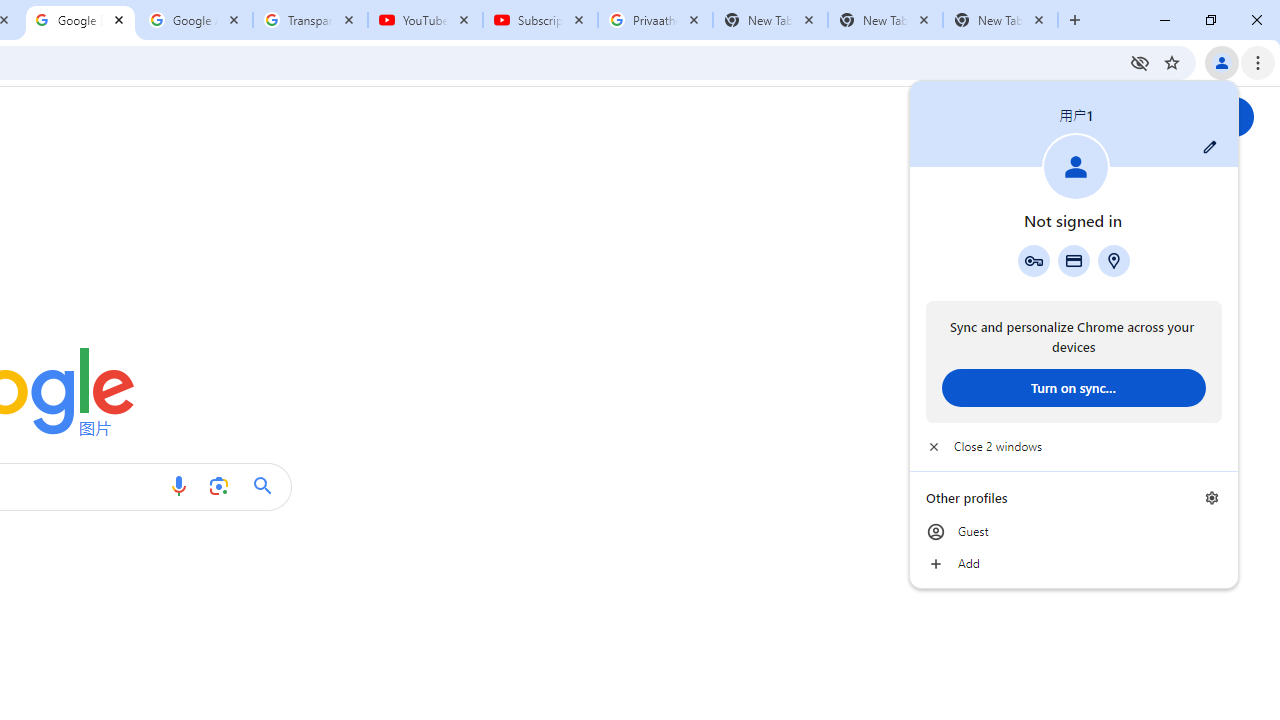  Describe the element at coordinates (1211, 497) in the screenshot. I see `'Manage profiles'` at that location.